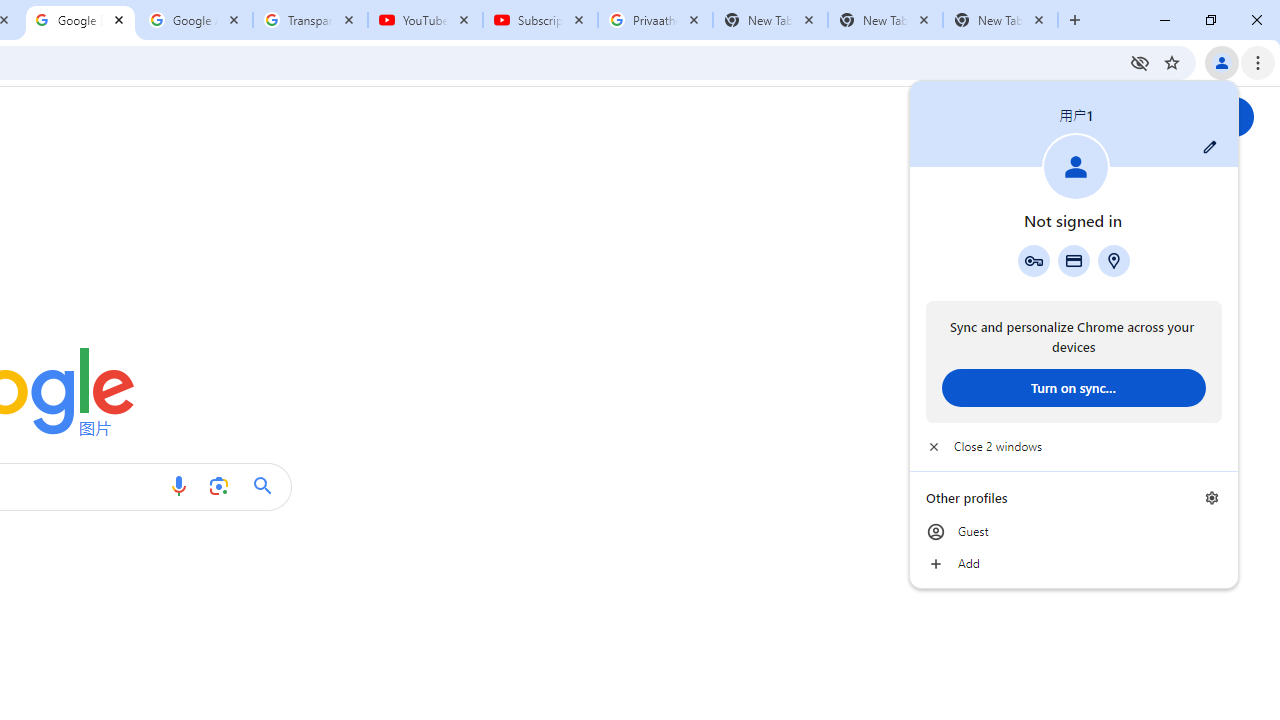  Describe the element at coordinates (1211, 497) in the screenshot. I see `'Manage profiles'` at that location.